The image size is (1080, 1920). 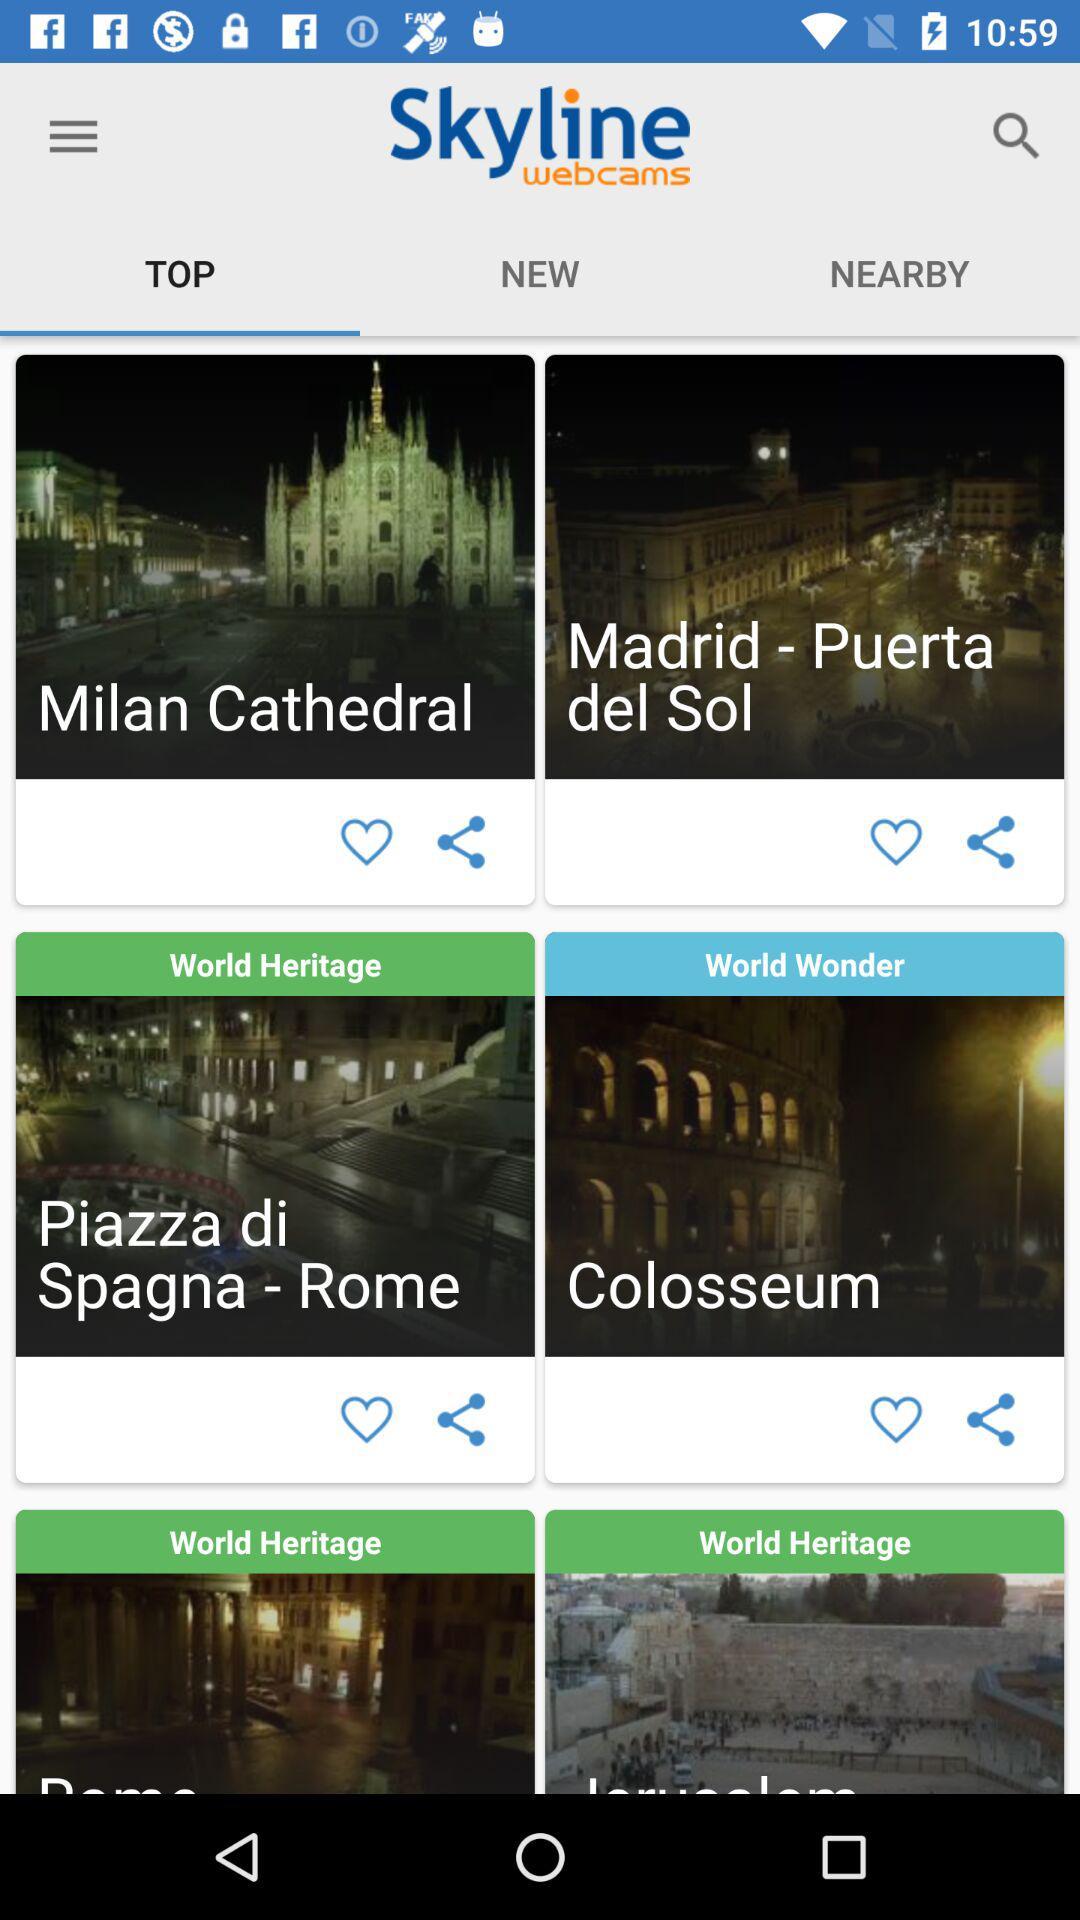 What do you see at coordinates (803, 1144) in the screenshot?
I see `image access` at bounding box center [803, 1144].